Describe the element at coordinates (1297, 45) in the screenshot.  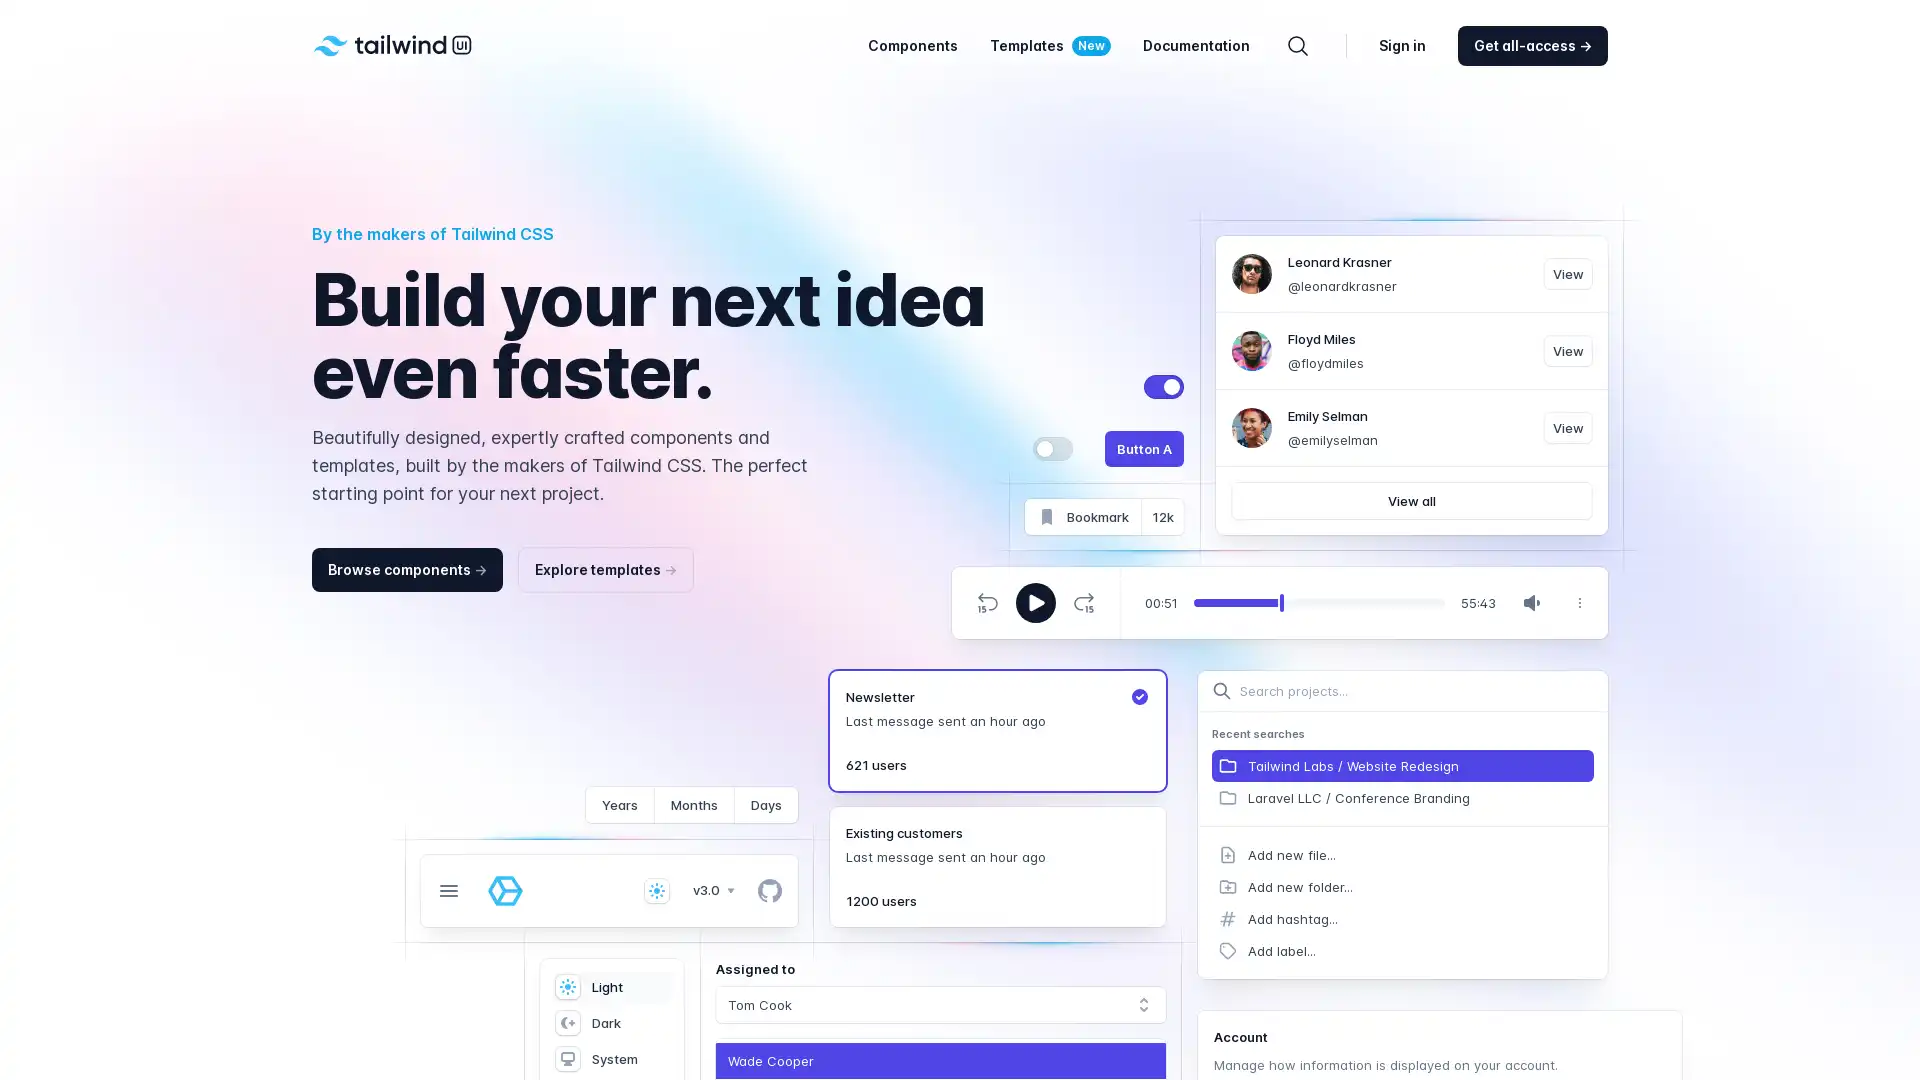
I see `Search components` at that location.